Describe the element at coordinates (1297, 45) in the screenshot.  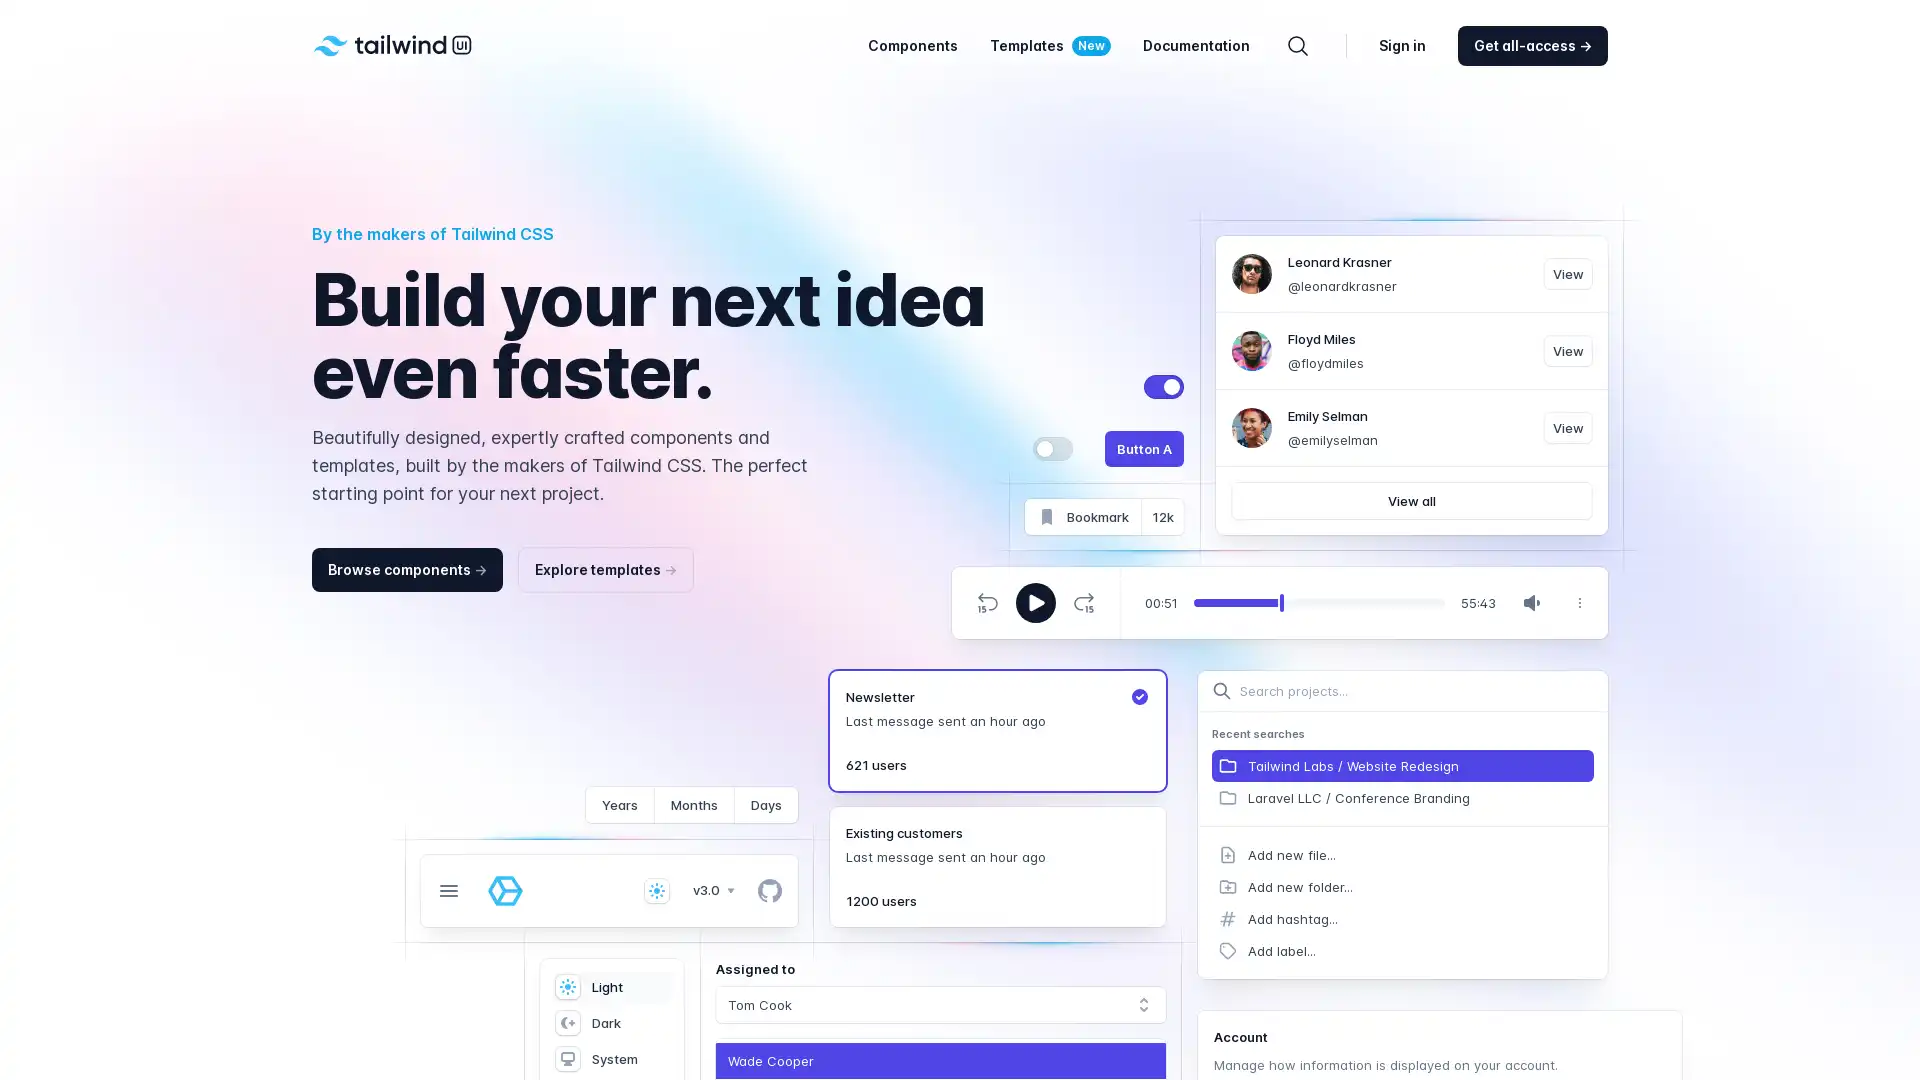
I see `Search components` at that location.